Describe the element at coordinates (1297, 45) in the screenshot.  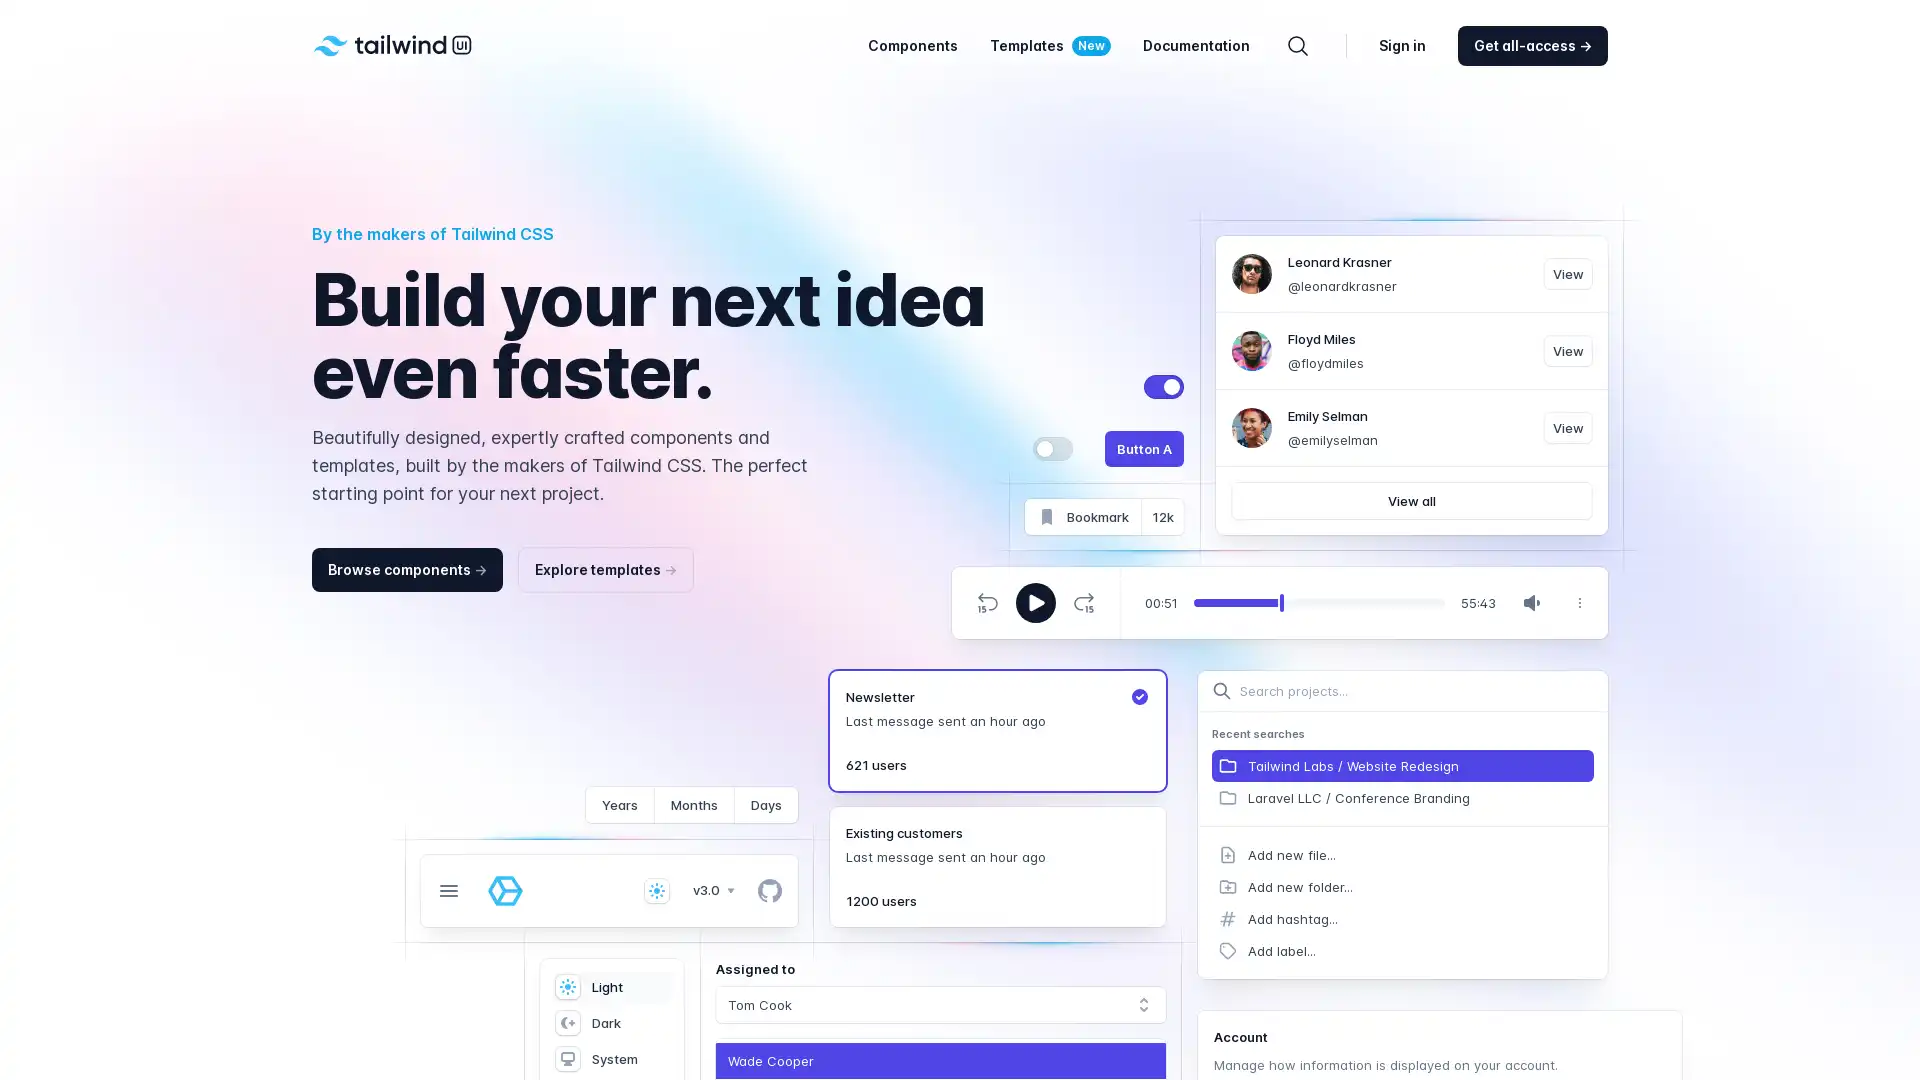
I see `Search components` at that location.